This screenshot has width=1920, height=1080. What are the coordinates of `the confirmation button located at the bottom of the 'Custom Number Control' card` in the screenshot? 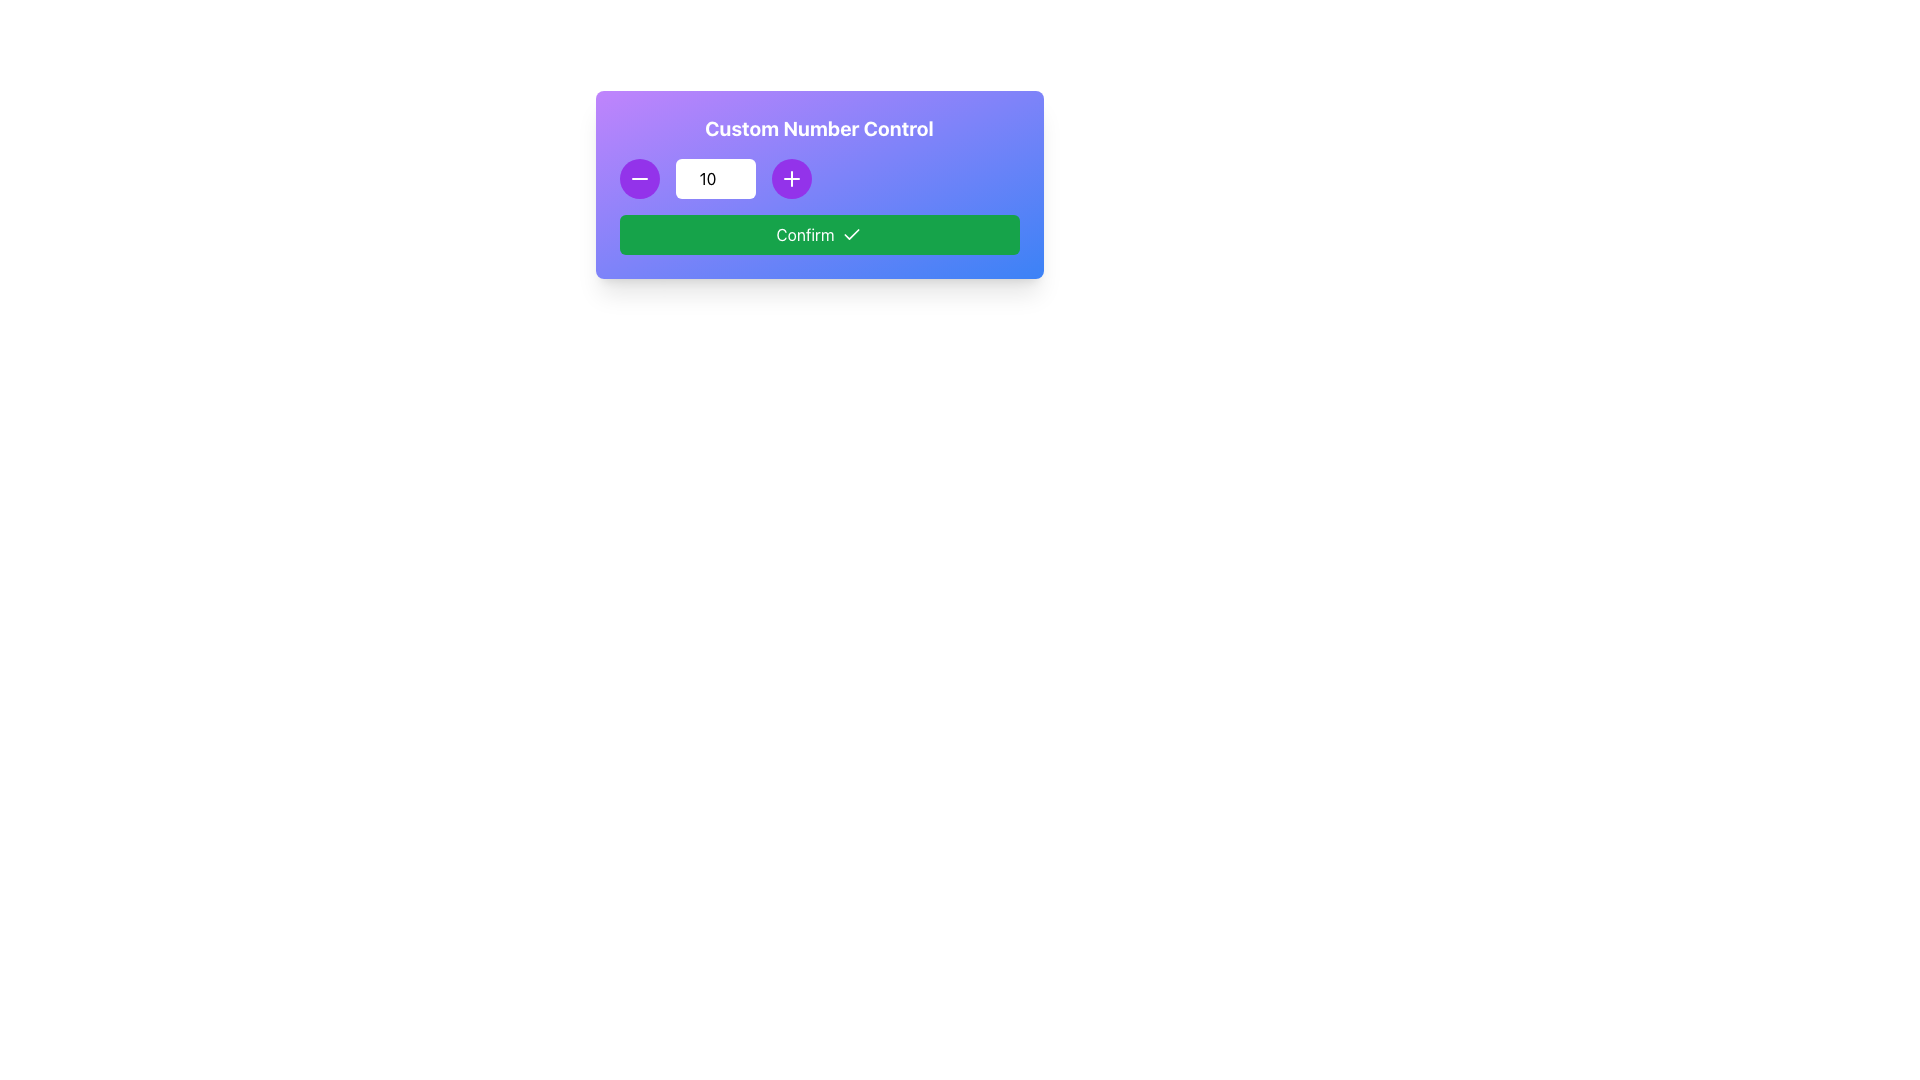 It's located at (819, 234).